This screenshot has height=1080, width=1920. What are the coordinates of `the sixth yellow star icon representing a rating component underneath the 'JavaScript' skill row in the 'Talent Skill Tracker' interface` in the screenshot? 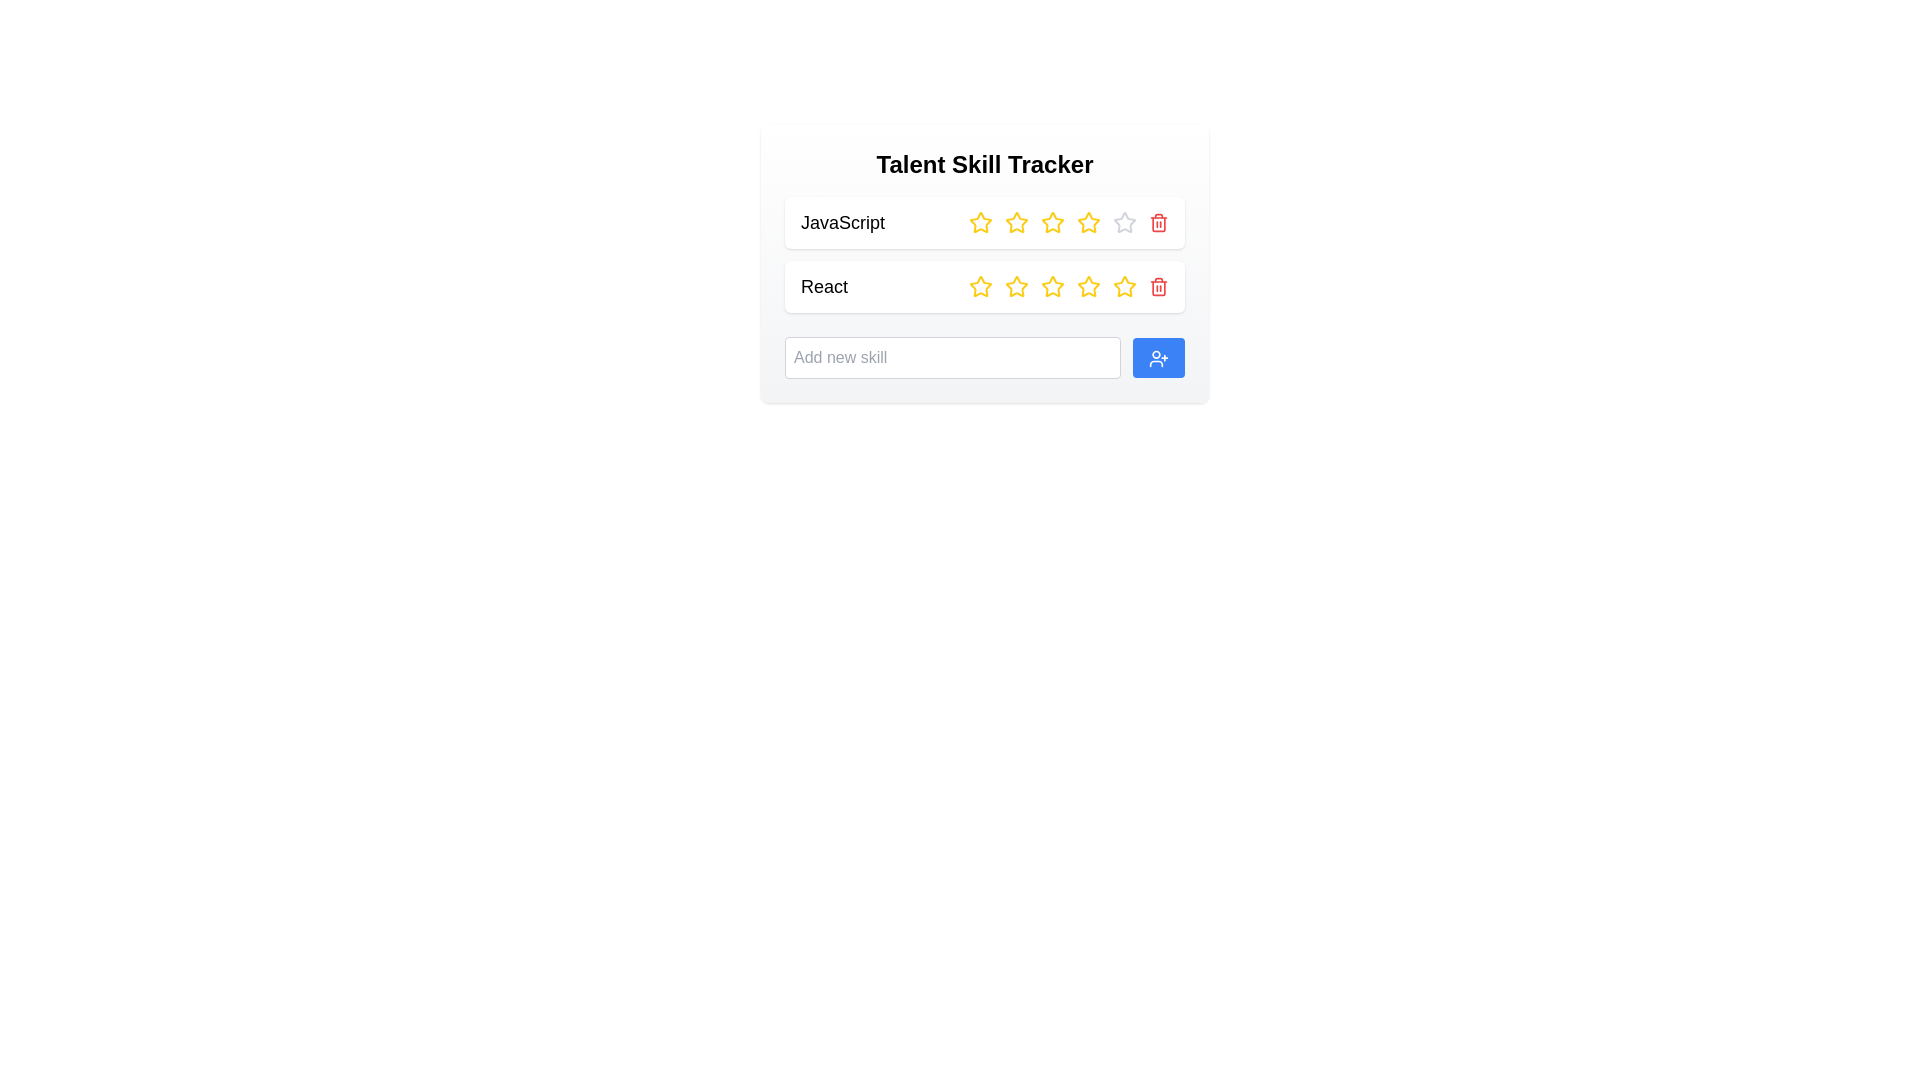 It's located at (1088, 223).